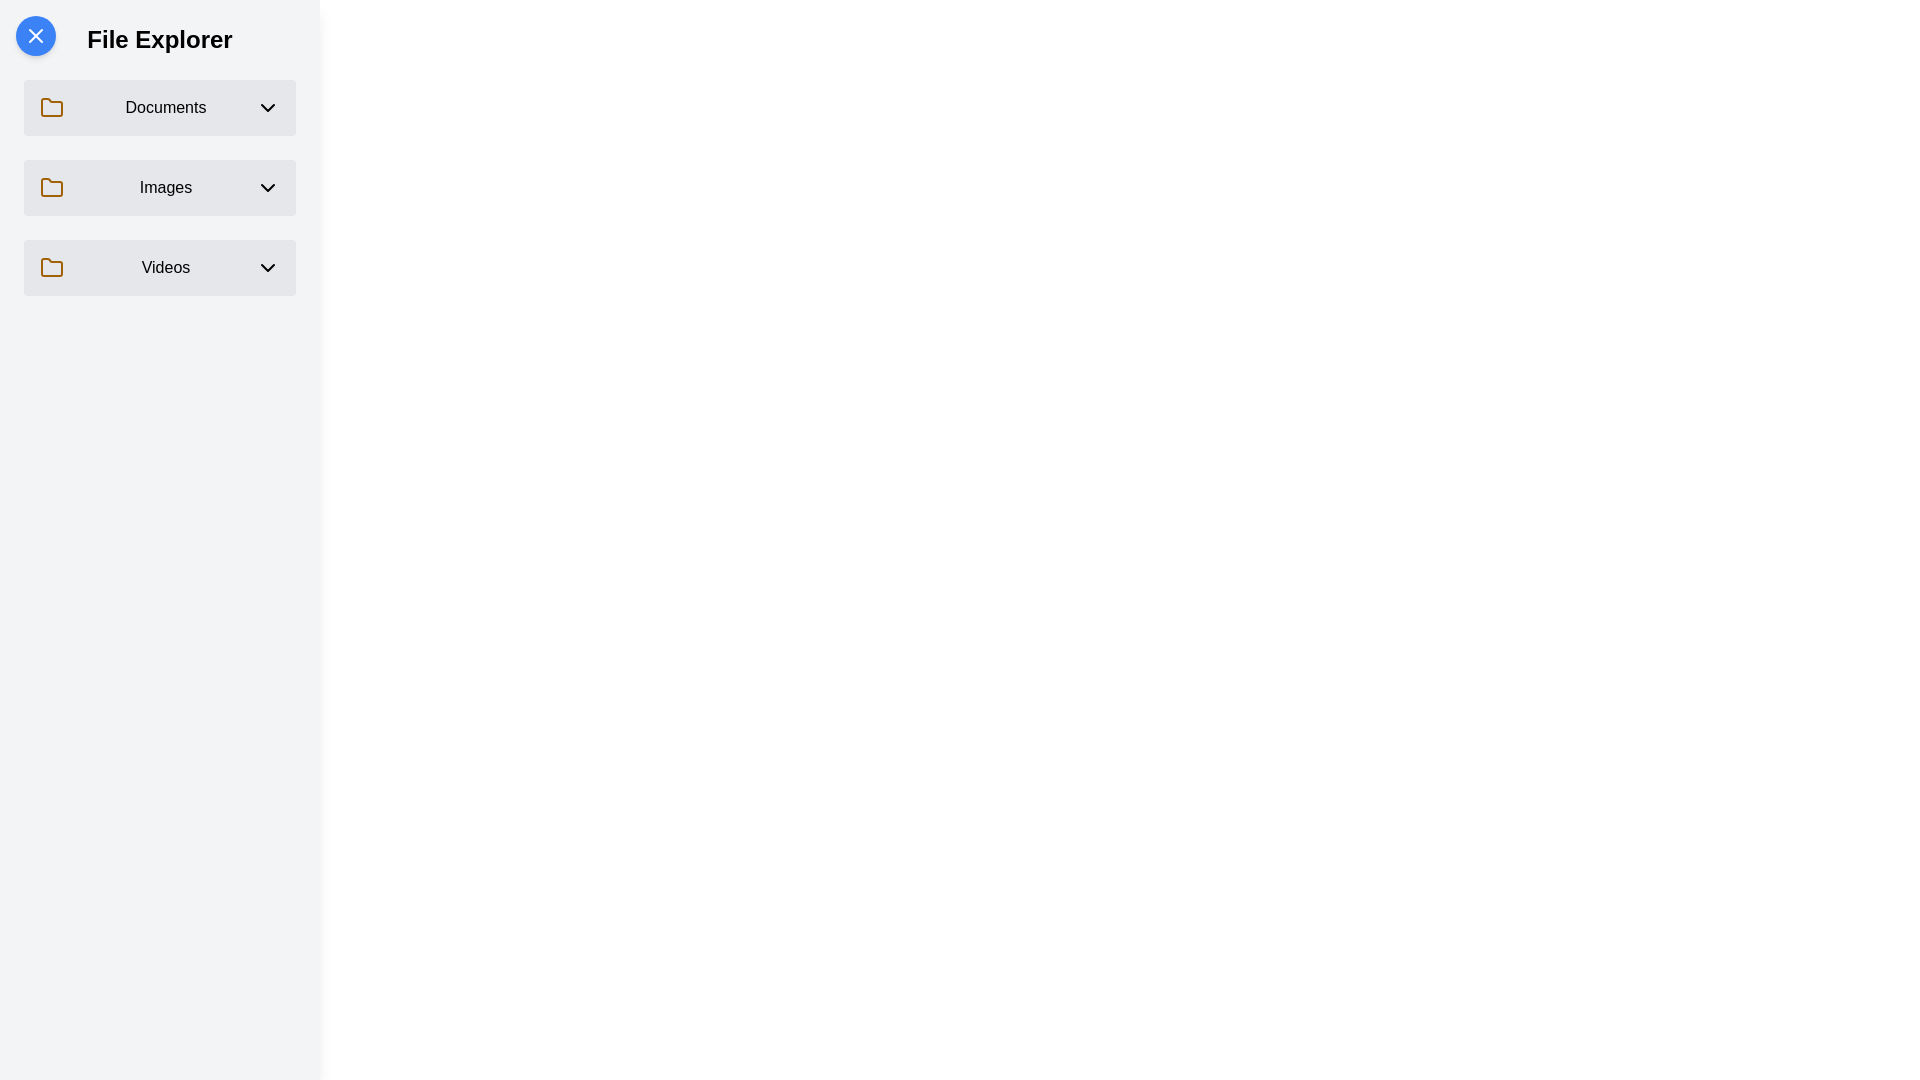 This screenshot has height=1080, width=1920. I want to click on the 'Images' label, which is styled with a medium-weight font and positioned between a folder icon and a dropdown indicator within a horizontal structure, so click(166, 188).